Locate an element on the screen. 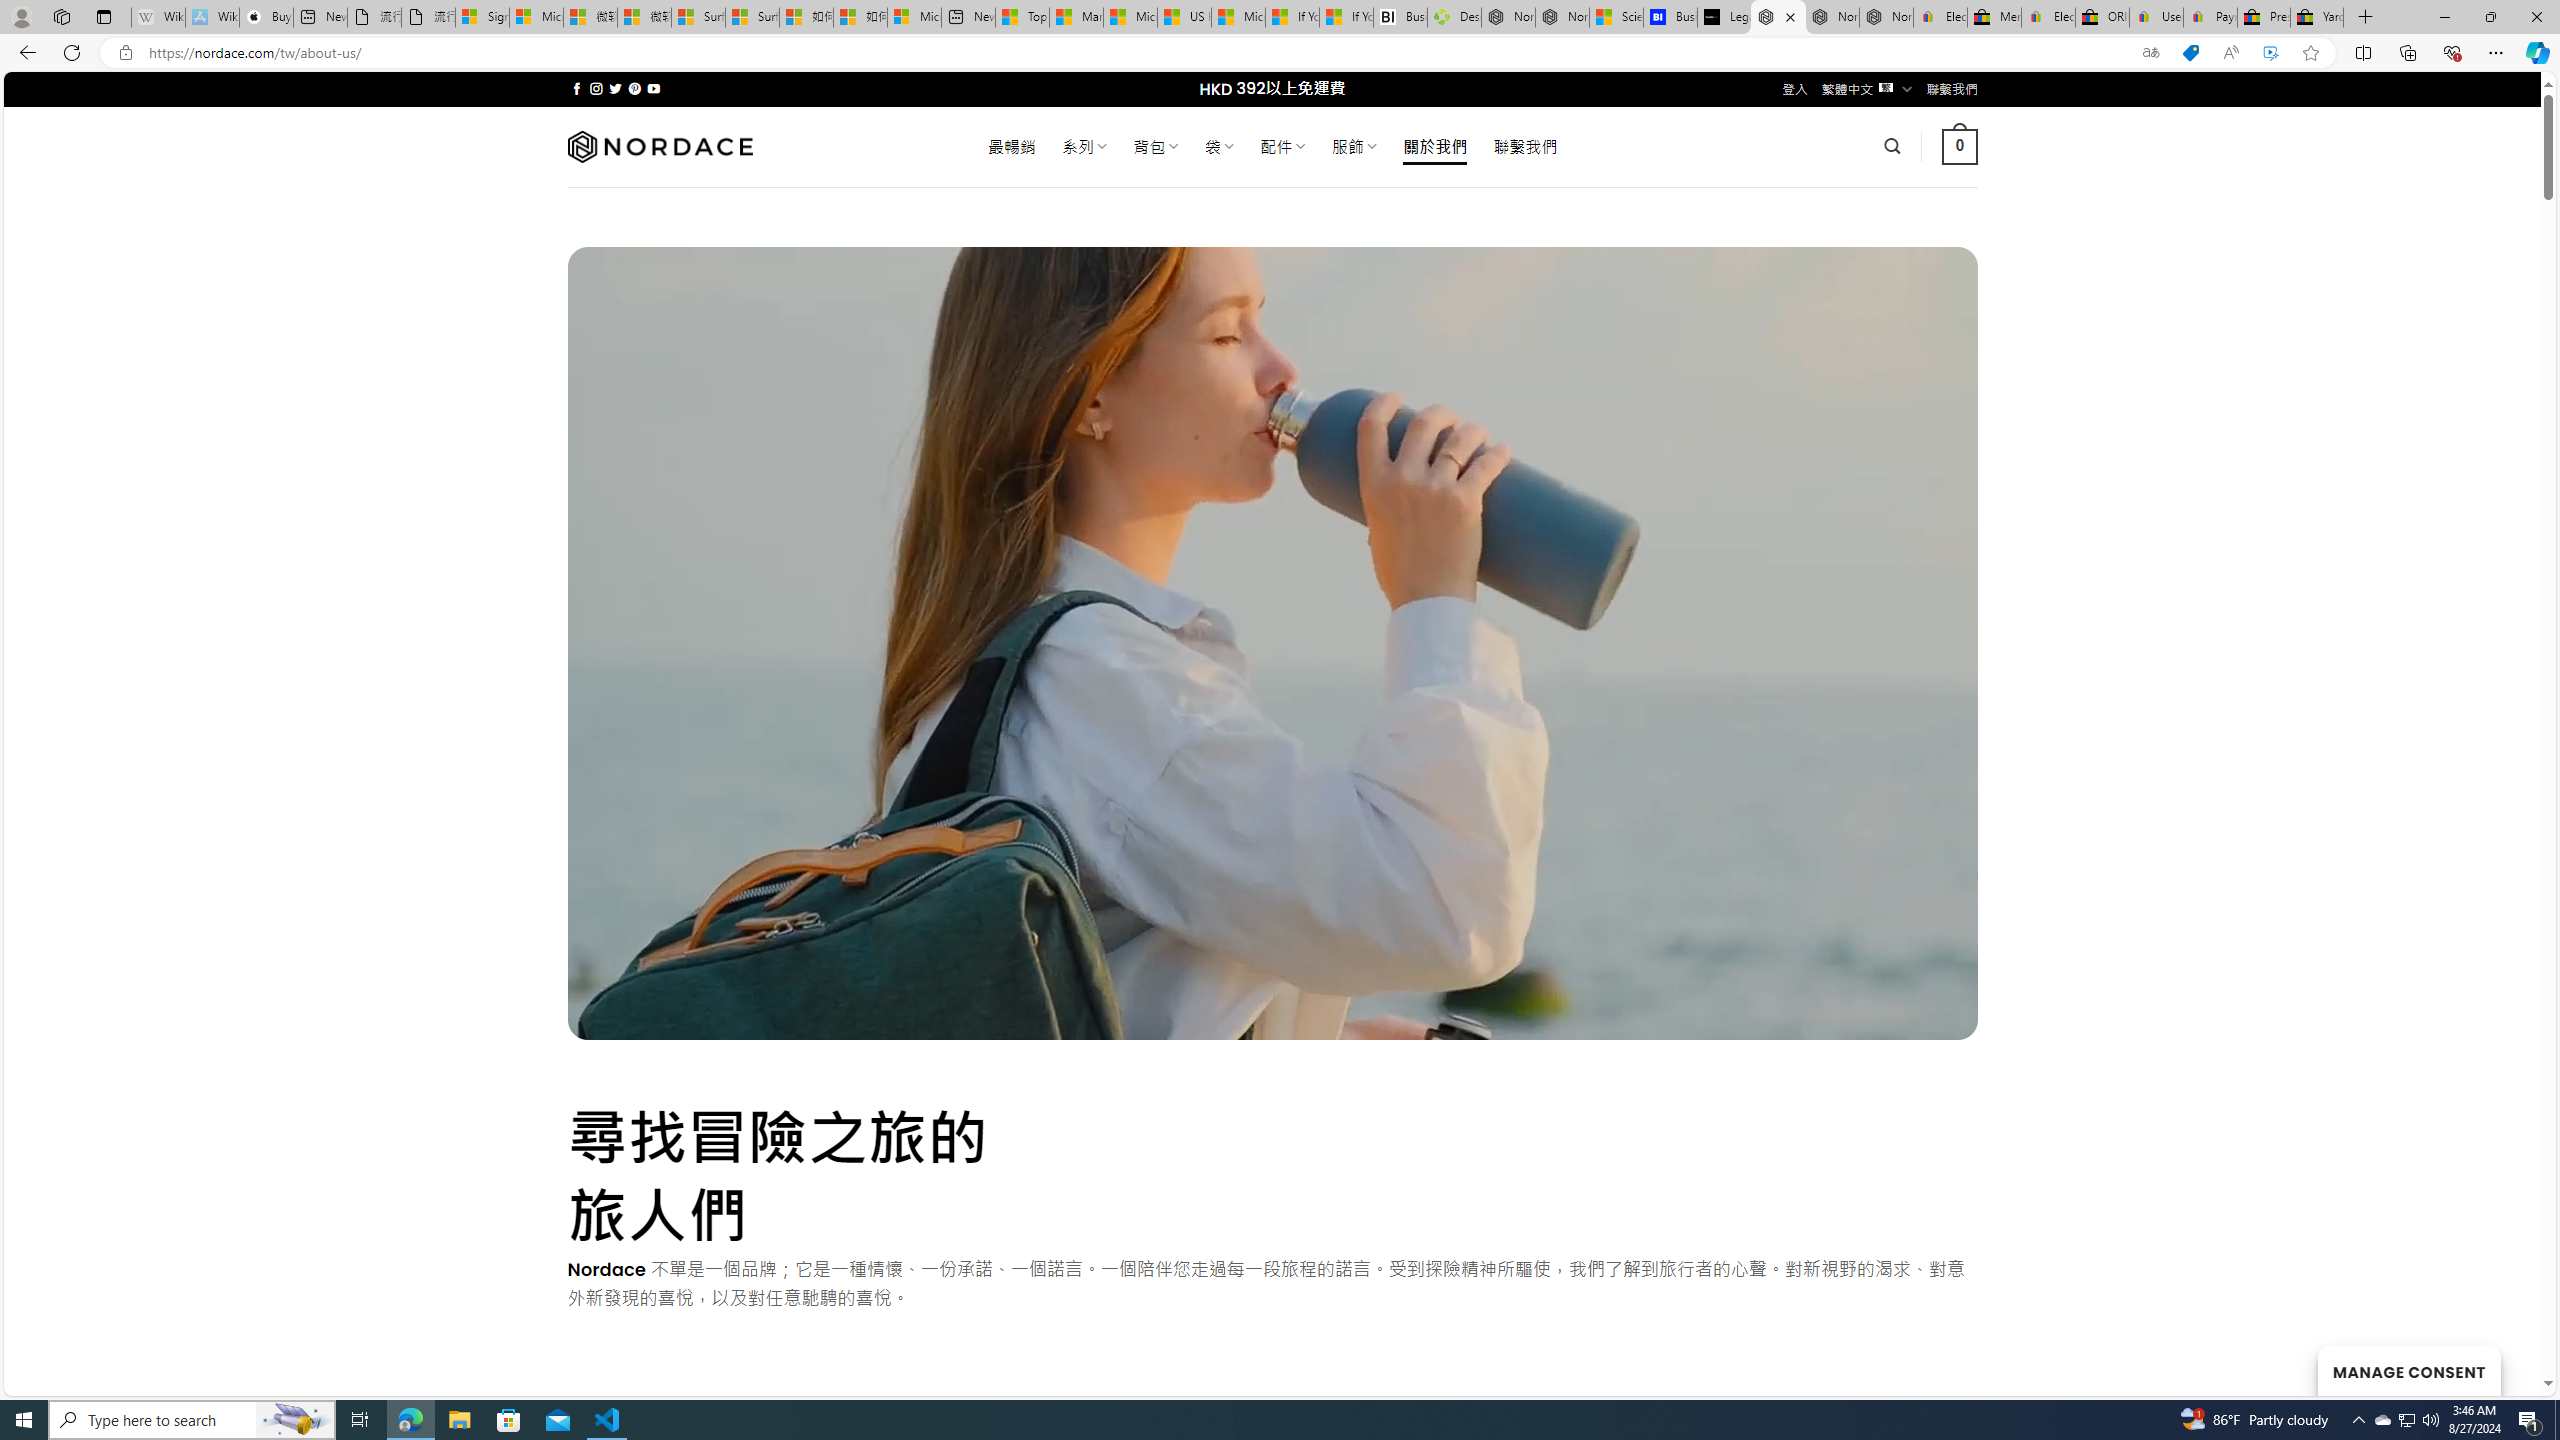 This screenshot has height=1440, width=2560. 'Descarga Driver Updater' is located at coordinates (1454, 16).